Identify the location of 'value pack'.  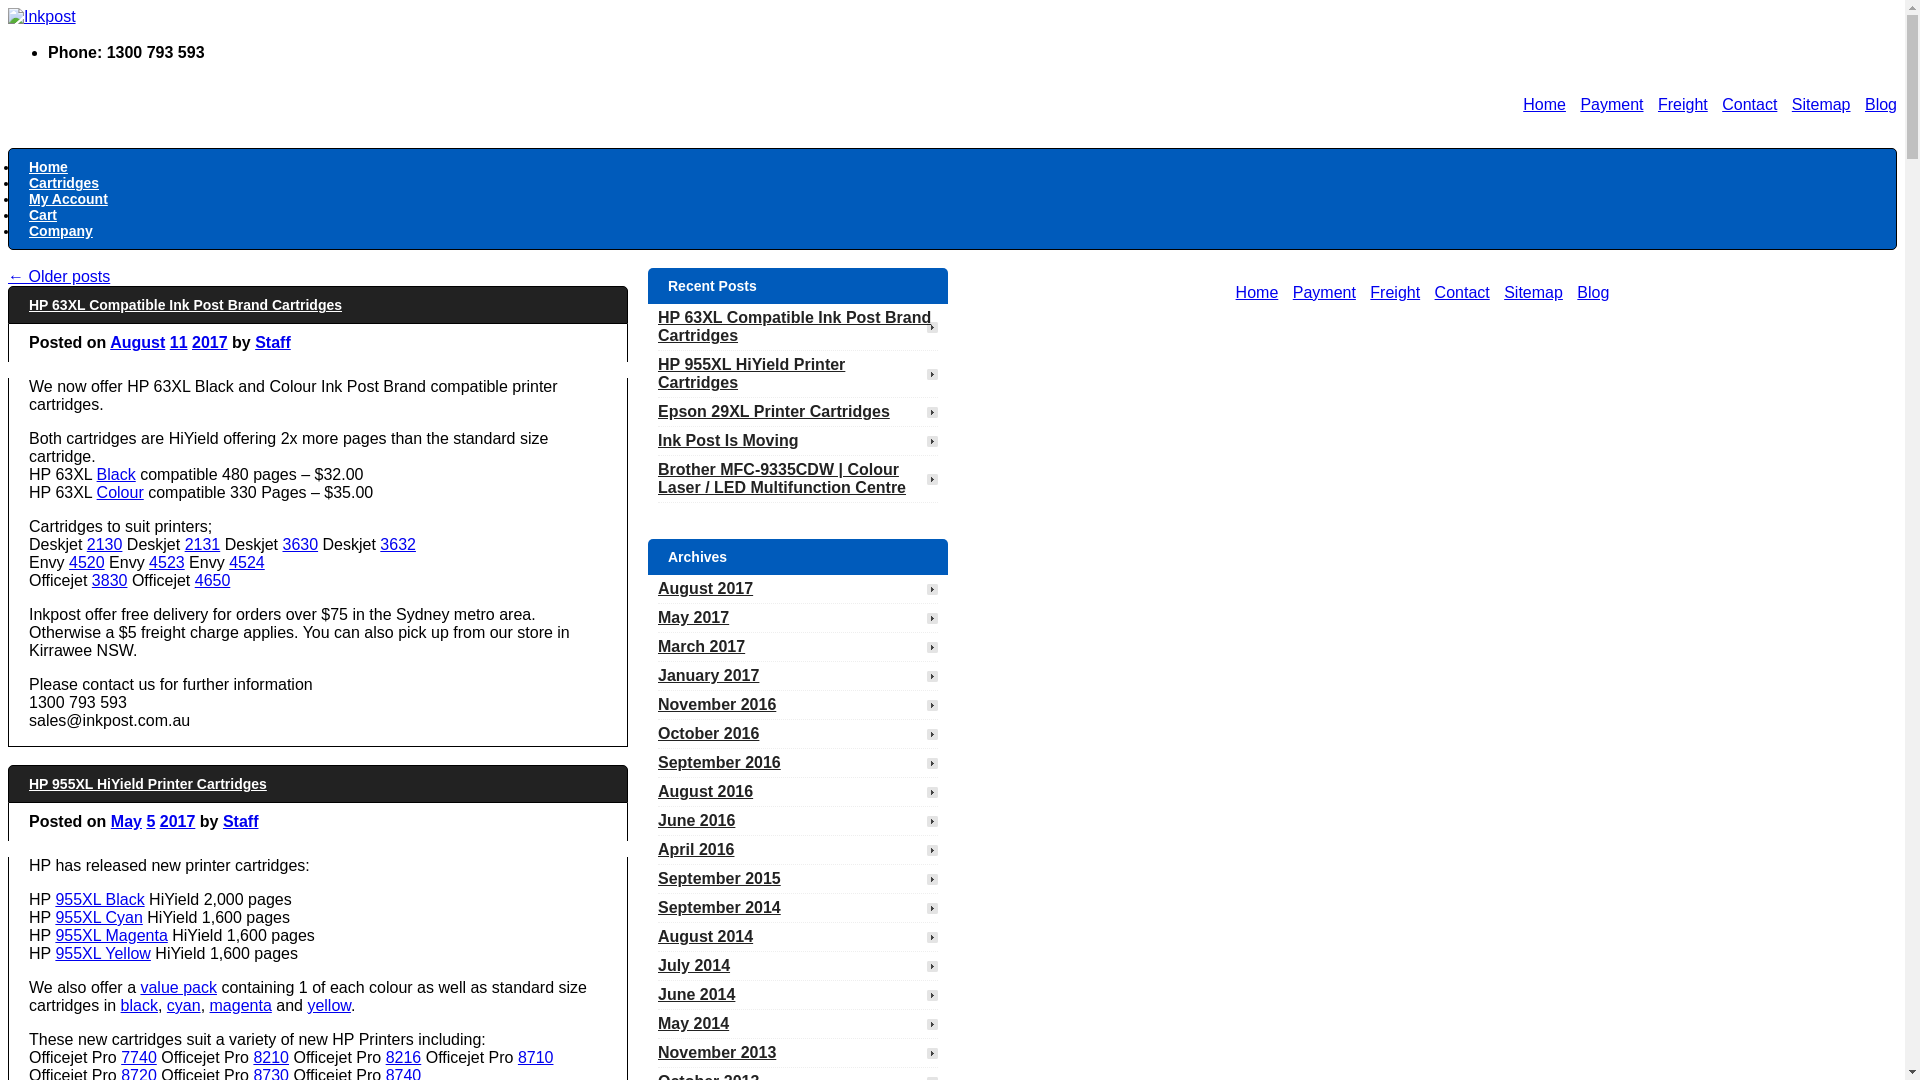
(138, 986).